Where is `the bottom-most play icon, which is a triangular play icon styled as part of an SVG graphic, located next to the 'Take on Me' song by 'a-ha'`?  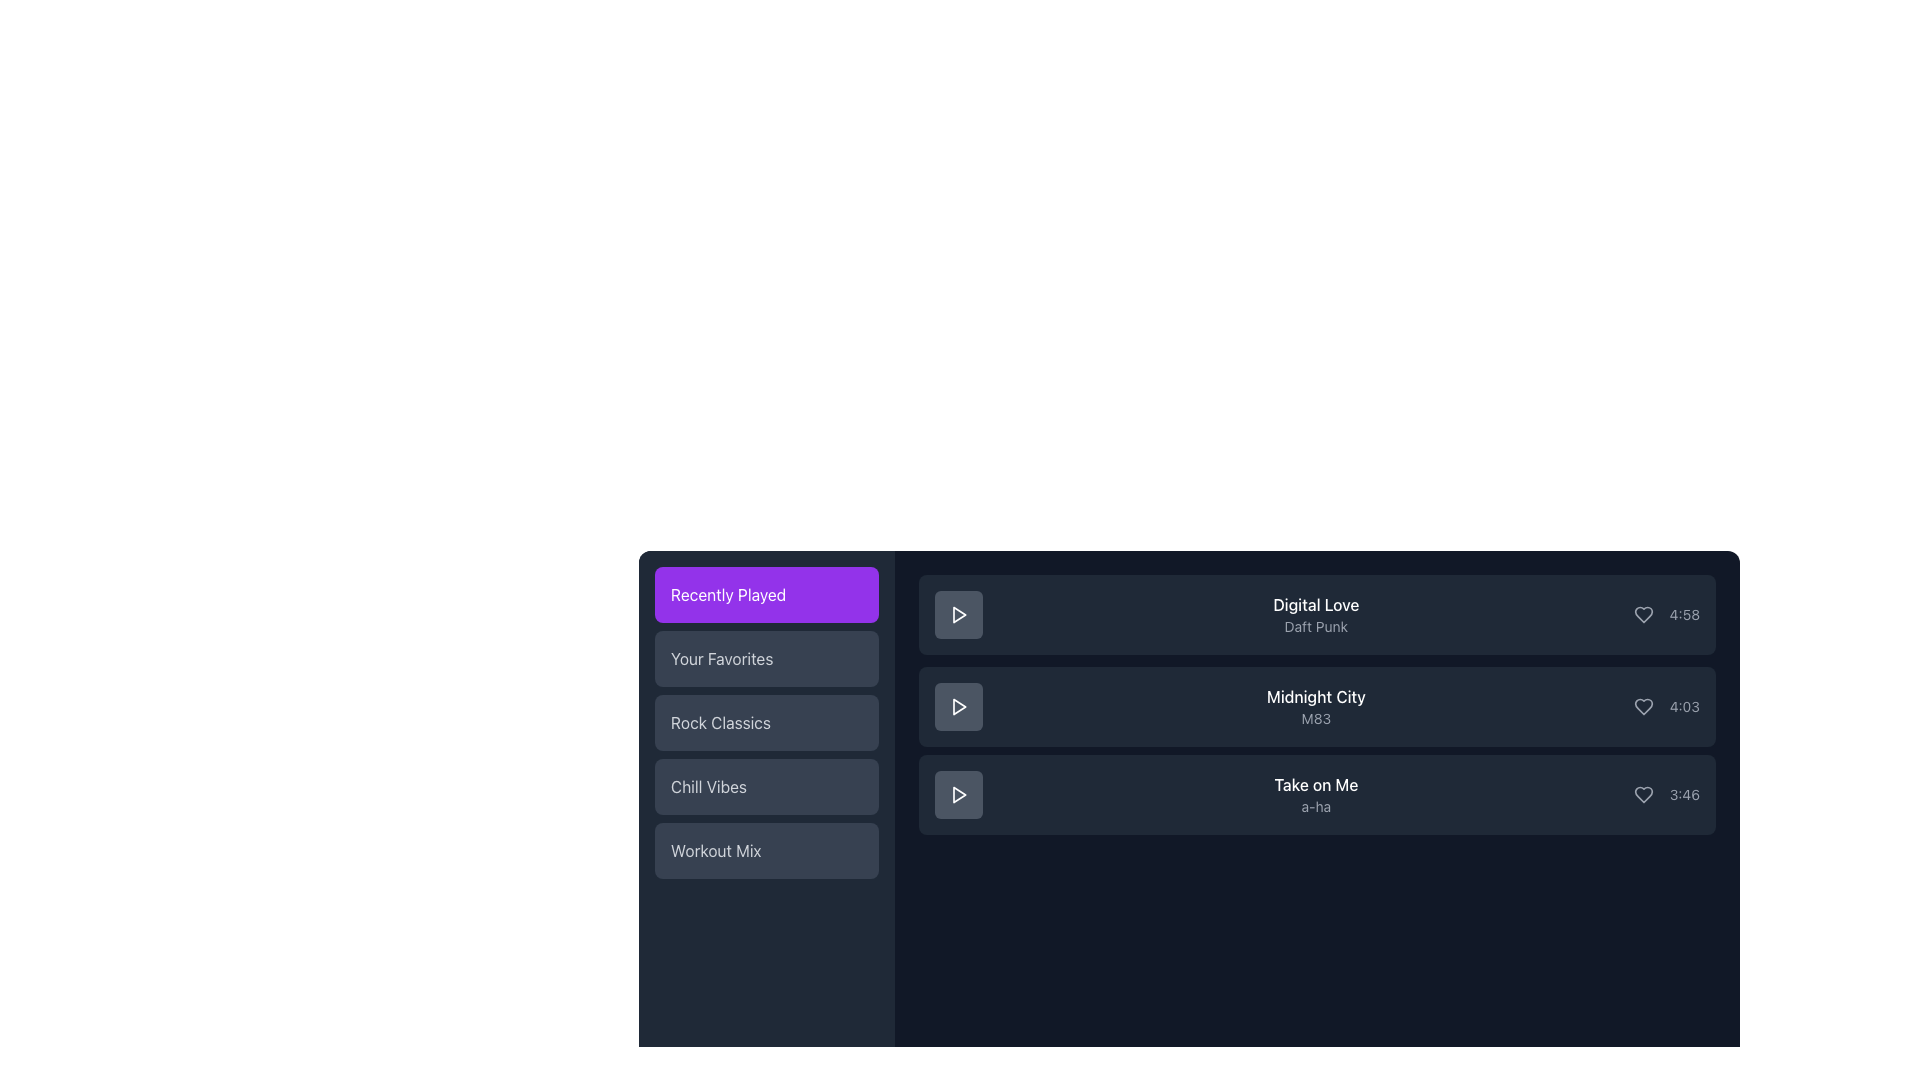
the bottom-most play icon, which is a triangular play icon styled as part of an SVG graphic, located next to the 'Take on Me' song by 'a-ha' is located at coordinates (958, 793).